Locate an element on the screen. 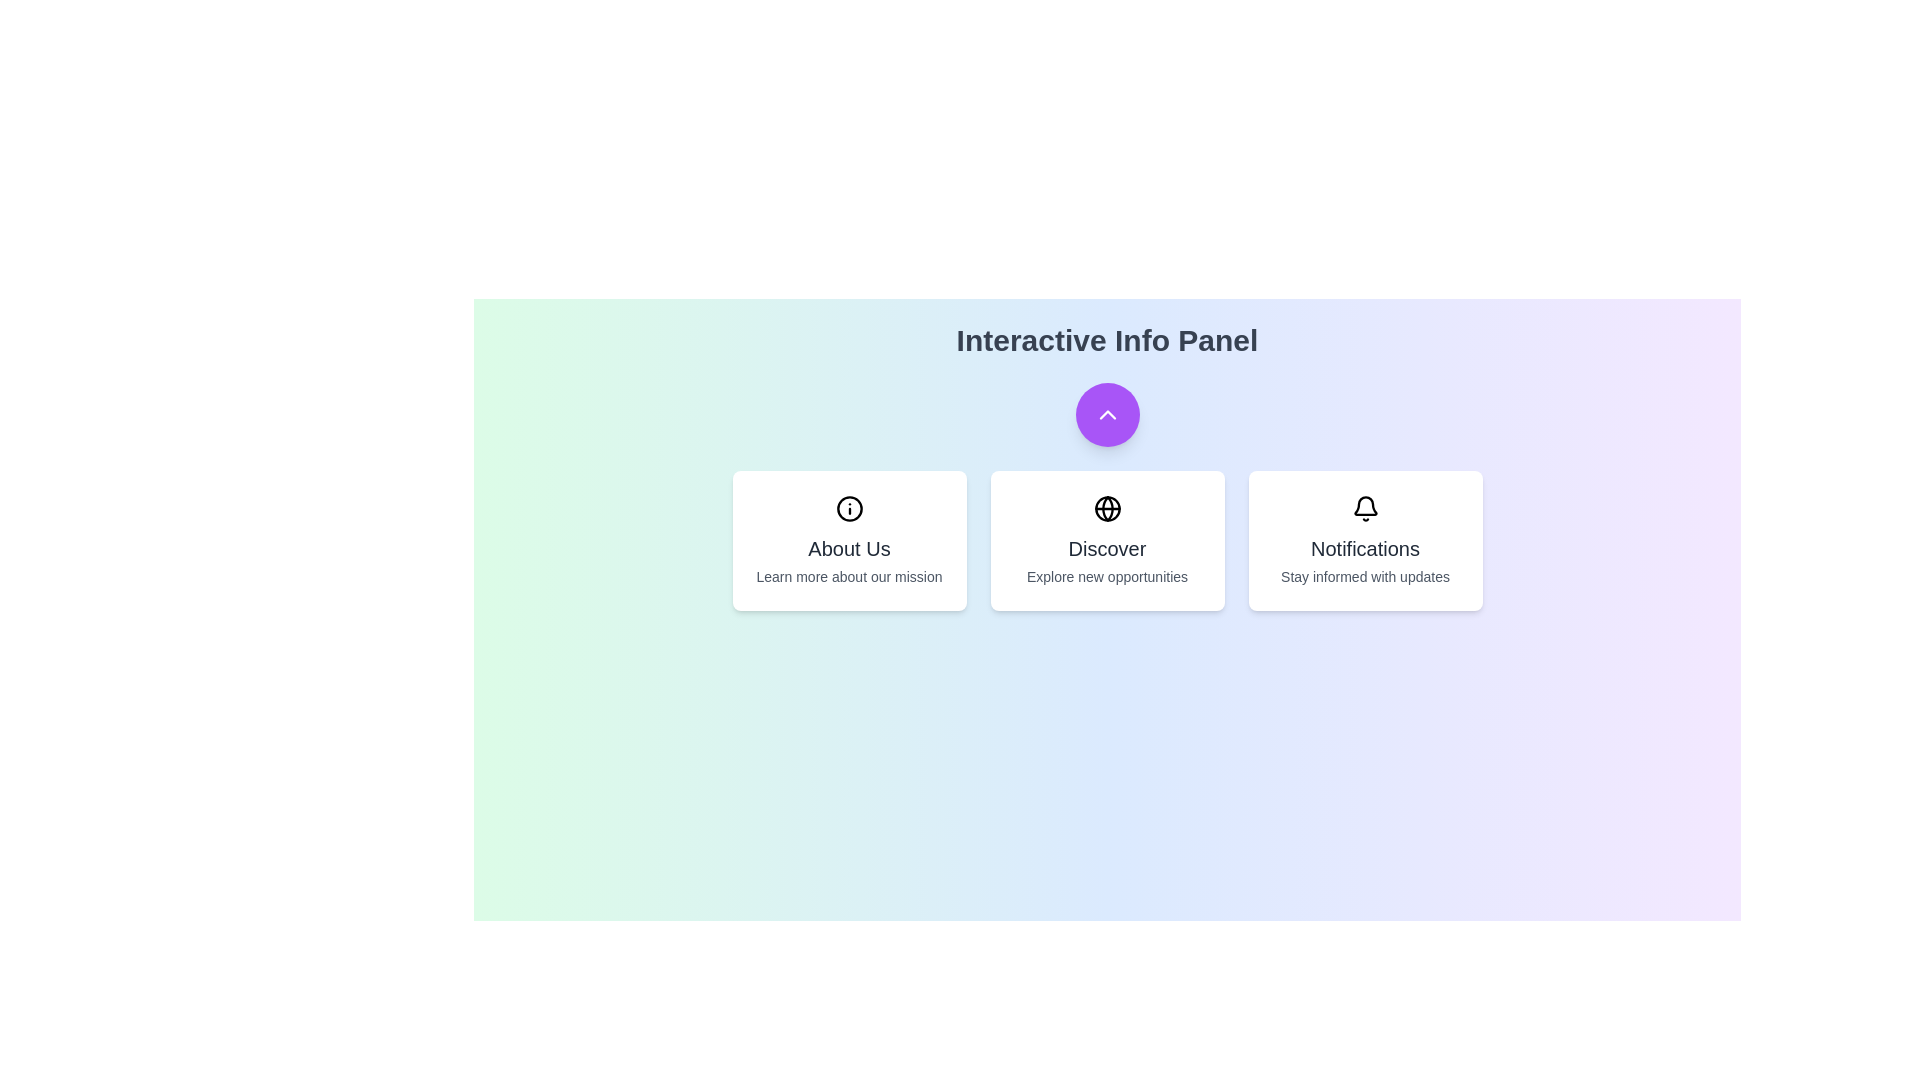  the 'About Us' card to learn more is located at coordinates (849, 540).